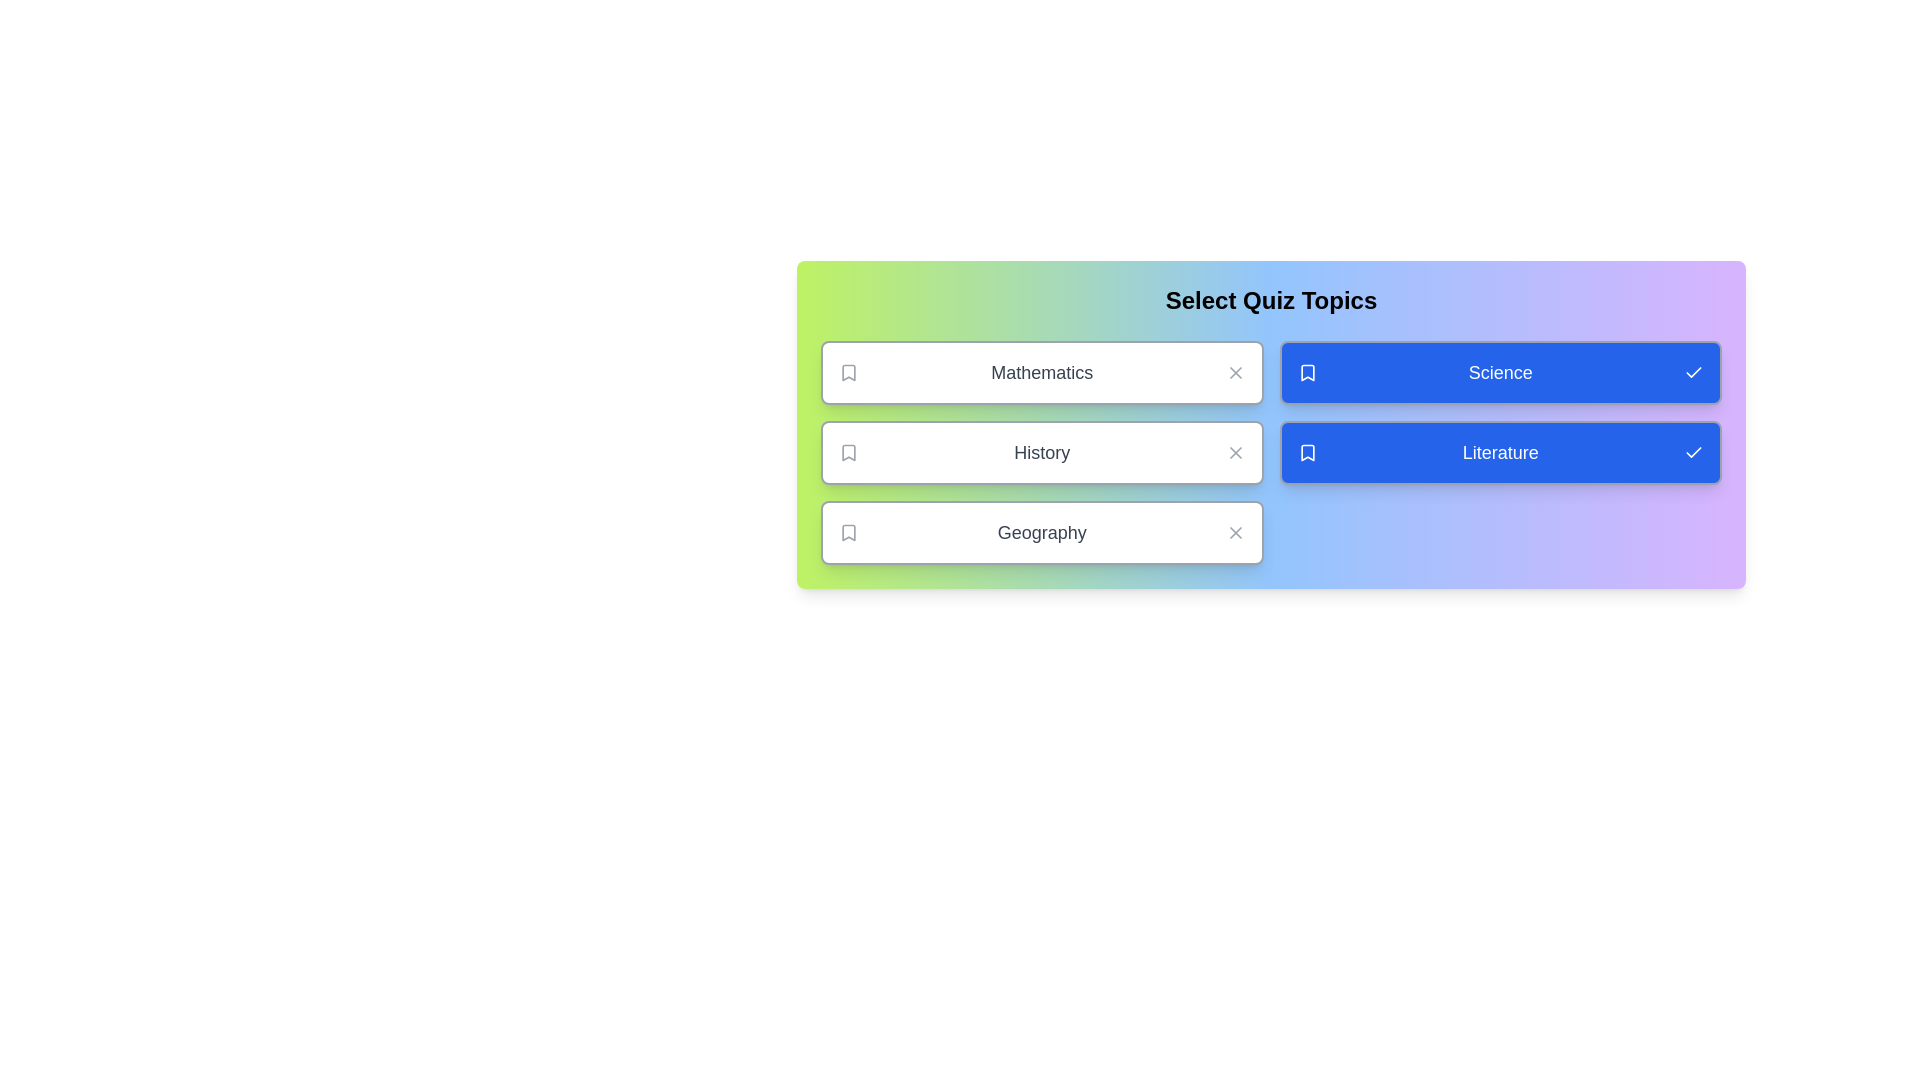 The height and width of the screenshot is (1080, 1920). What do you see at coordinates (1041, 531) in the screenshot?
I see `the topic Geography by clicking on its card` at bounding box center [1041, 531].